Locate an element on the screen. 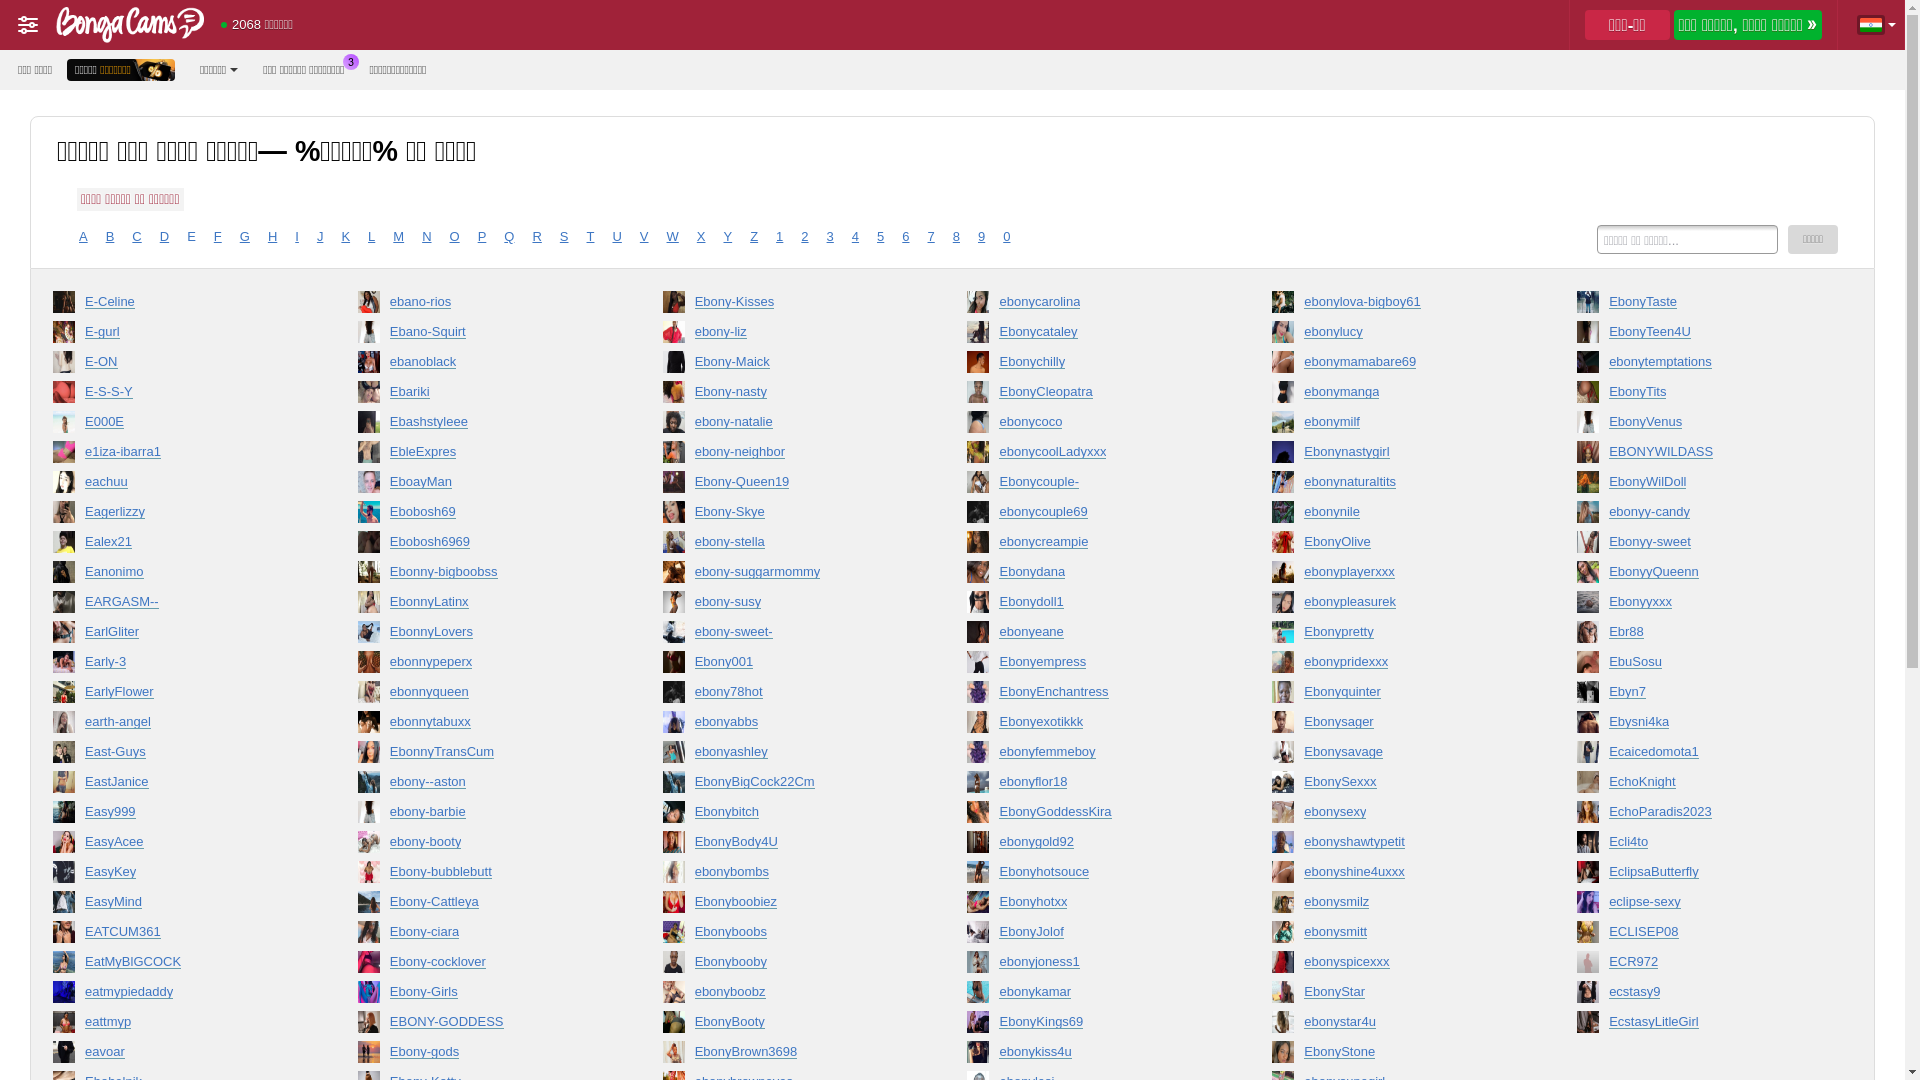 The width and height of the screenshot is (1920, 1080). 'Ebano-Squirt' is located at coordinates (481, 334).